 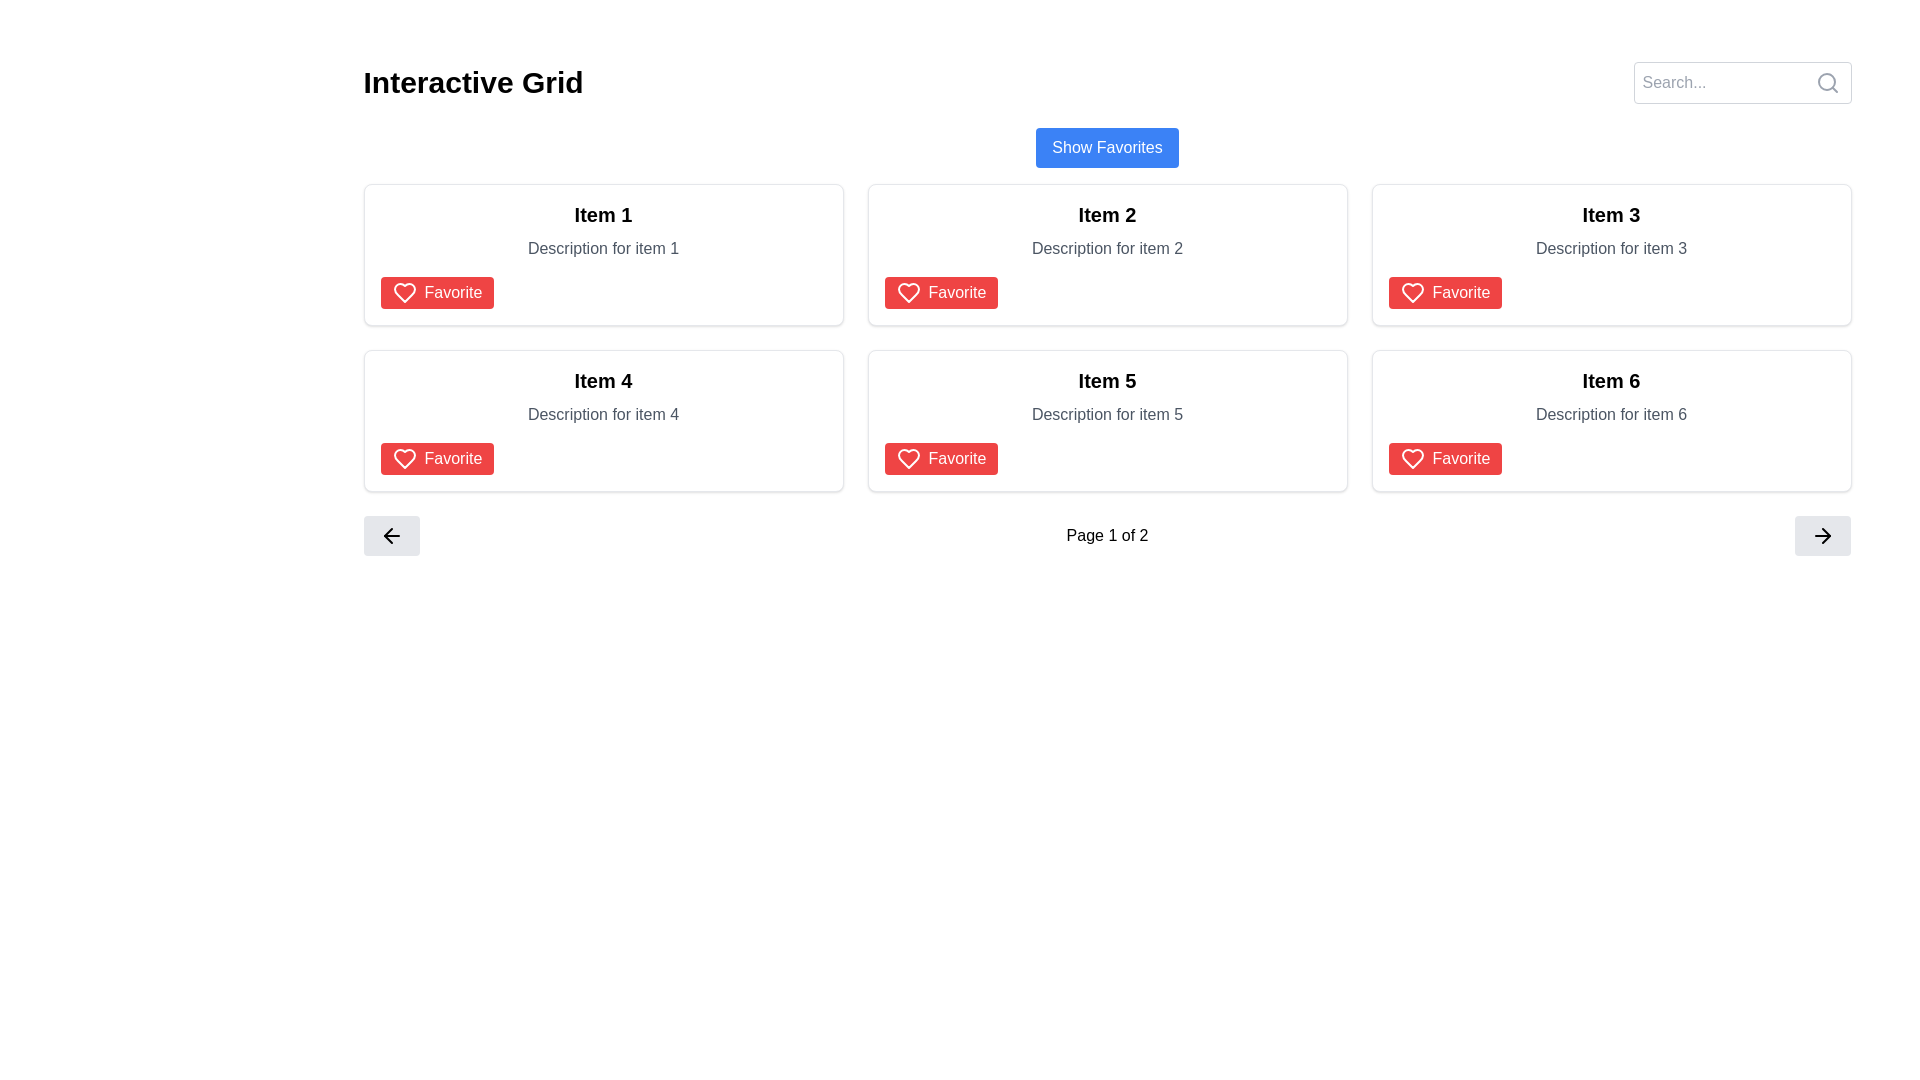 I want to click on the descriptive text element located directly below the title 'Item 1' in the first card of the grid layout, so click(x=602, y=248).